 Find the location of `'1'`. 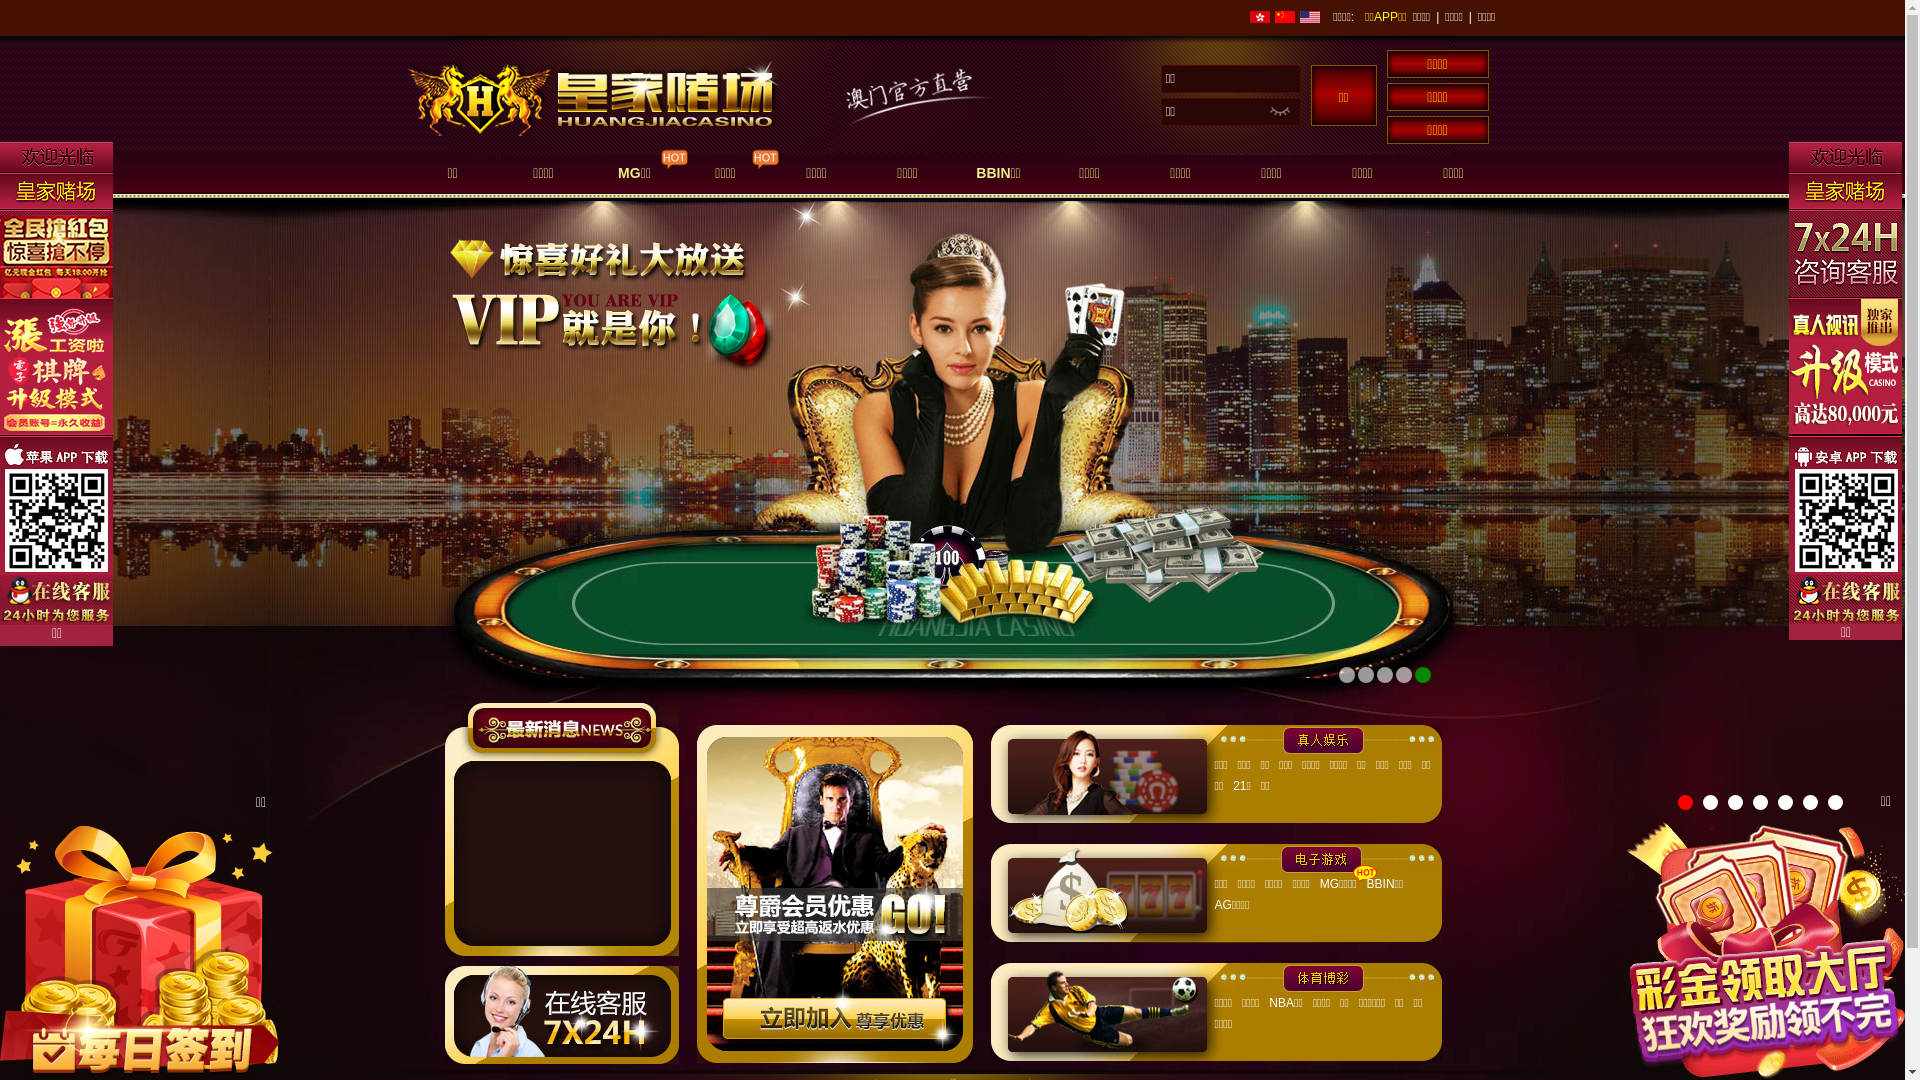

'1' is located at coordinates (1684, 801).